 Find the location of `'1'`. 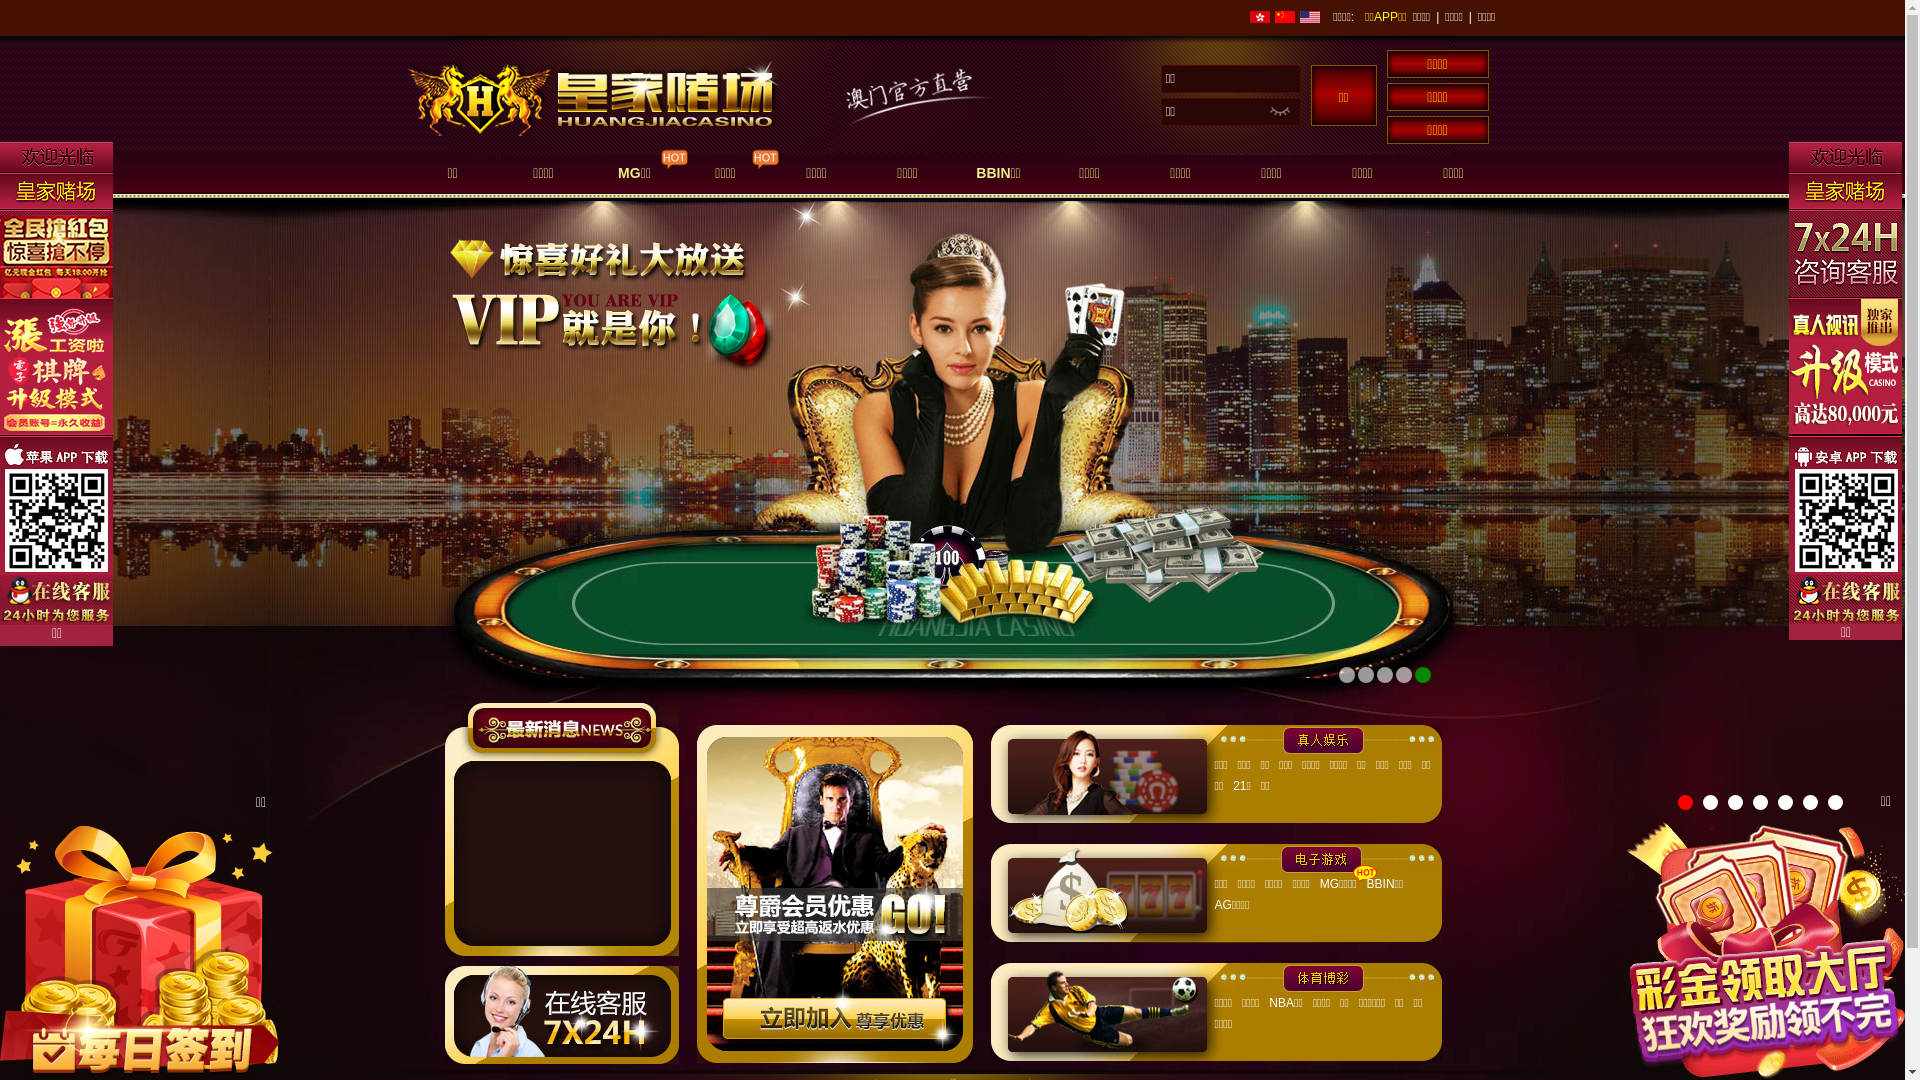

'1' is located at coordinates (1684, 801).